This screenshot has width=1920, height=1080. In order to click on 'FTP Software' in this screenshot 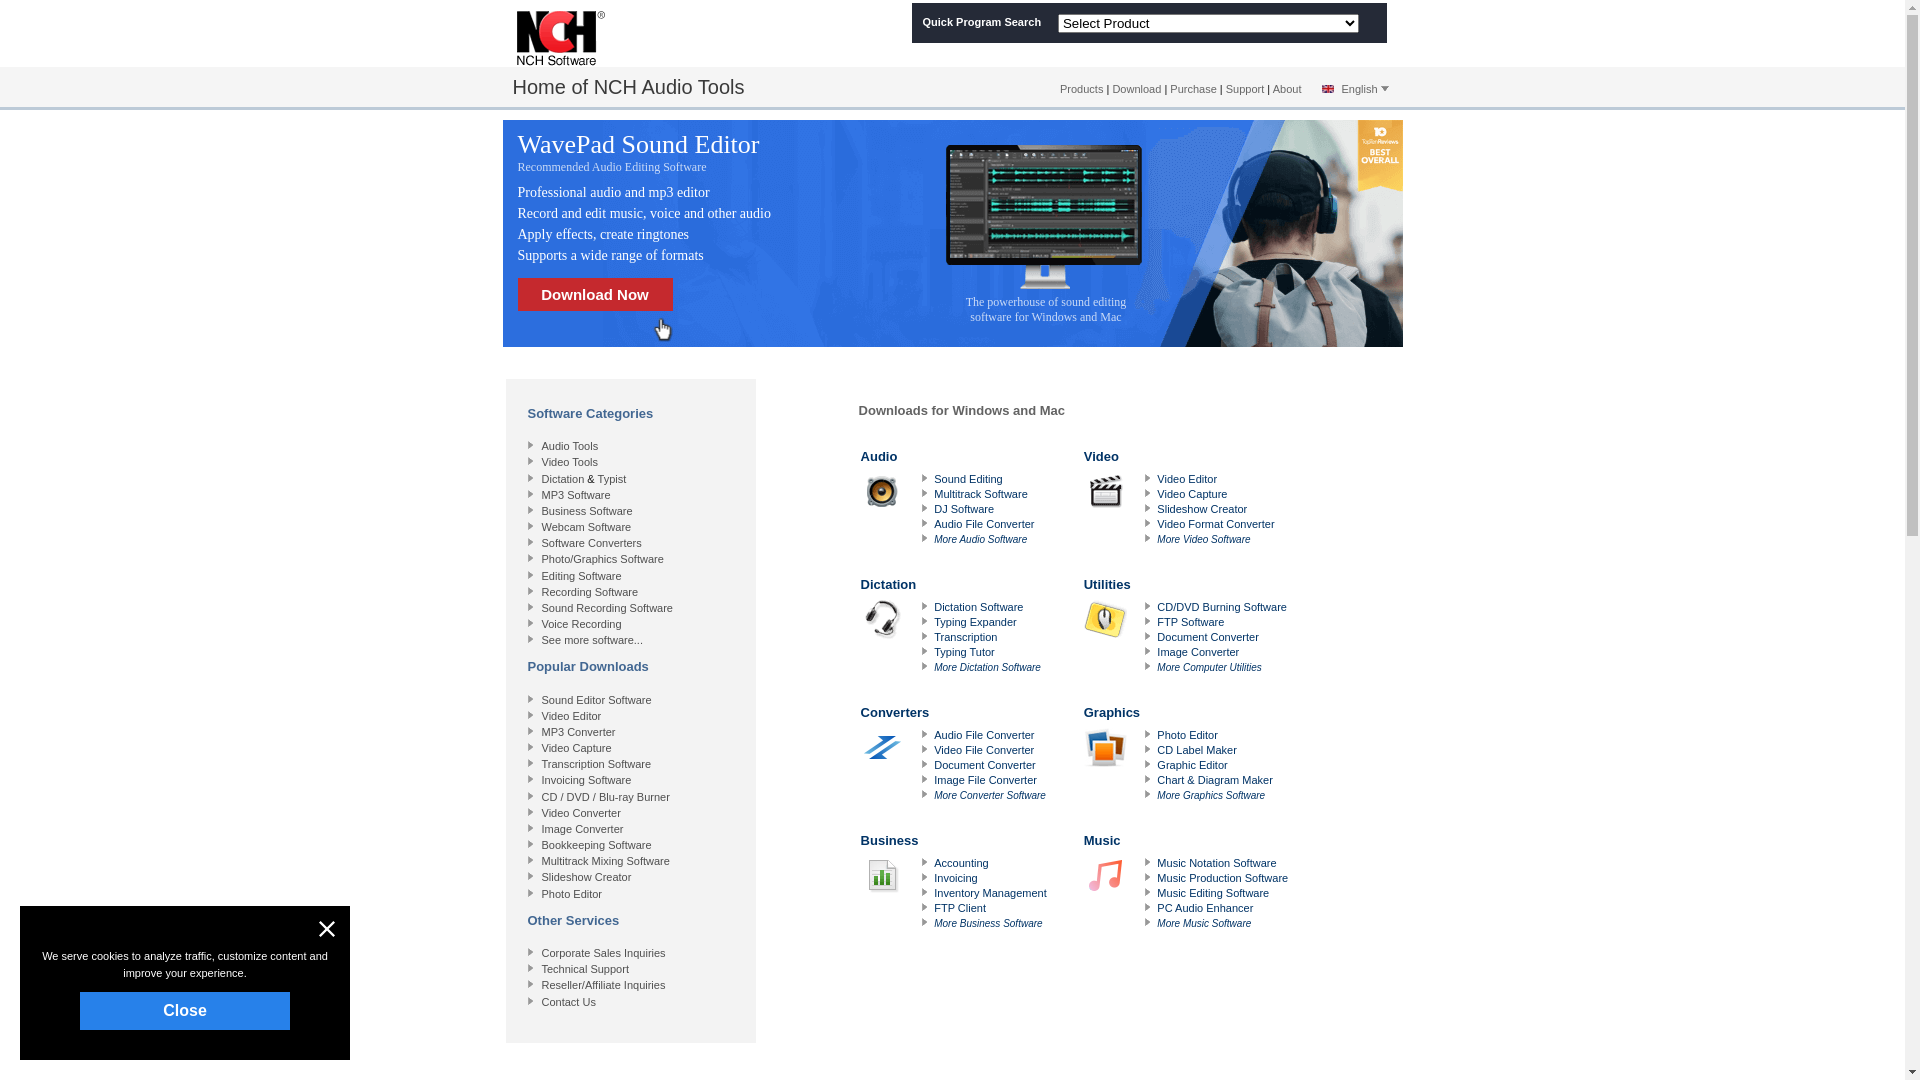, I will do `click(1190, 620)`.